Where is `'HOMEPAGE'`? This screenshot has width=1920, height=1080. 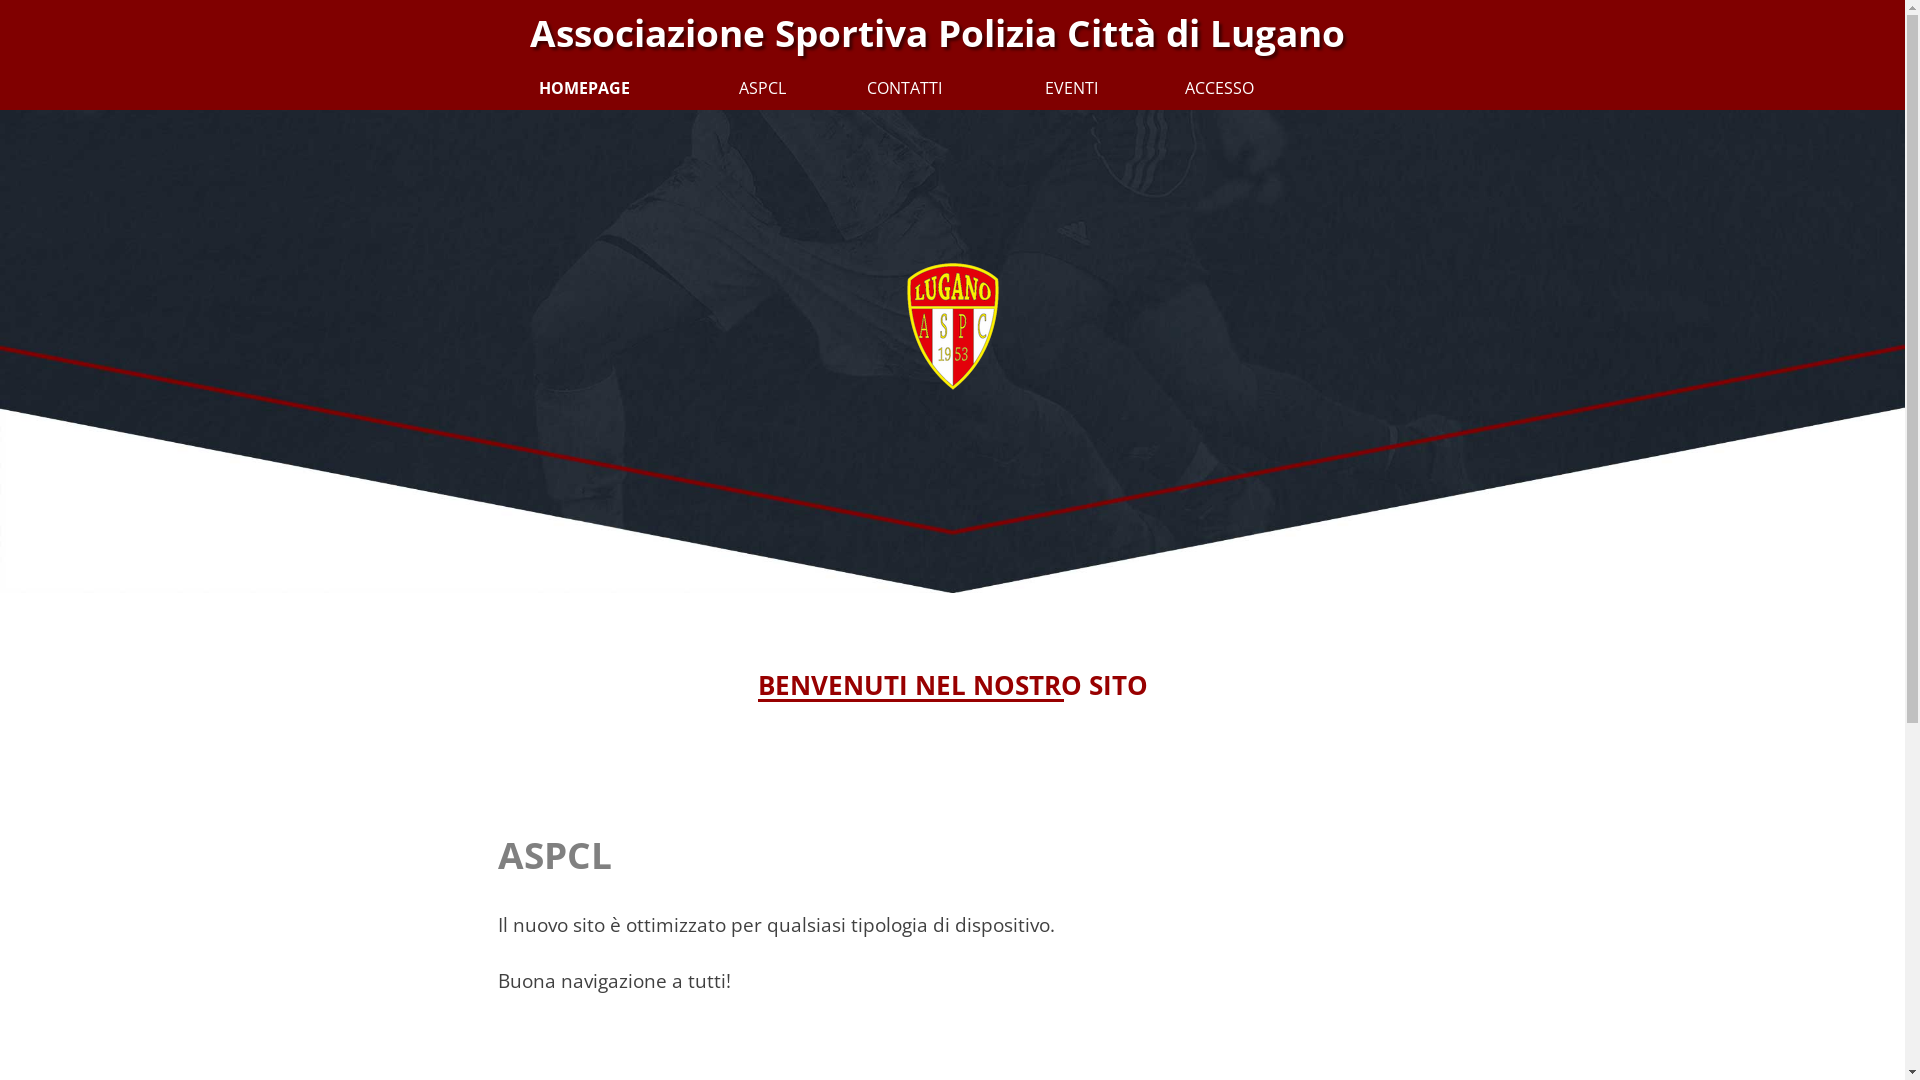 'HOMEPAGE' is located at coordinates (556, 86).